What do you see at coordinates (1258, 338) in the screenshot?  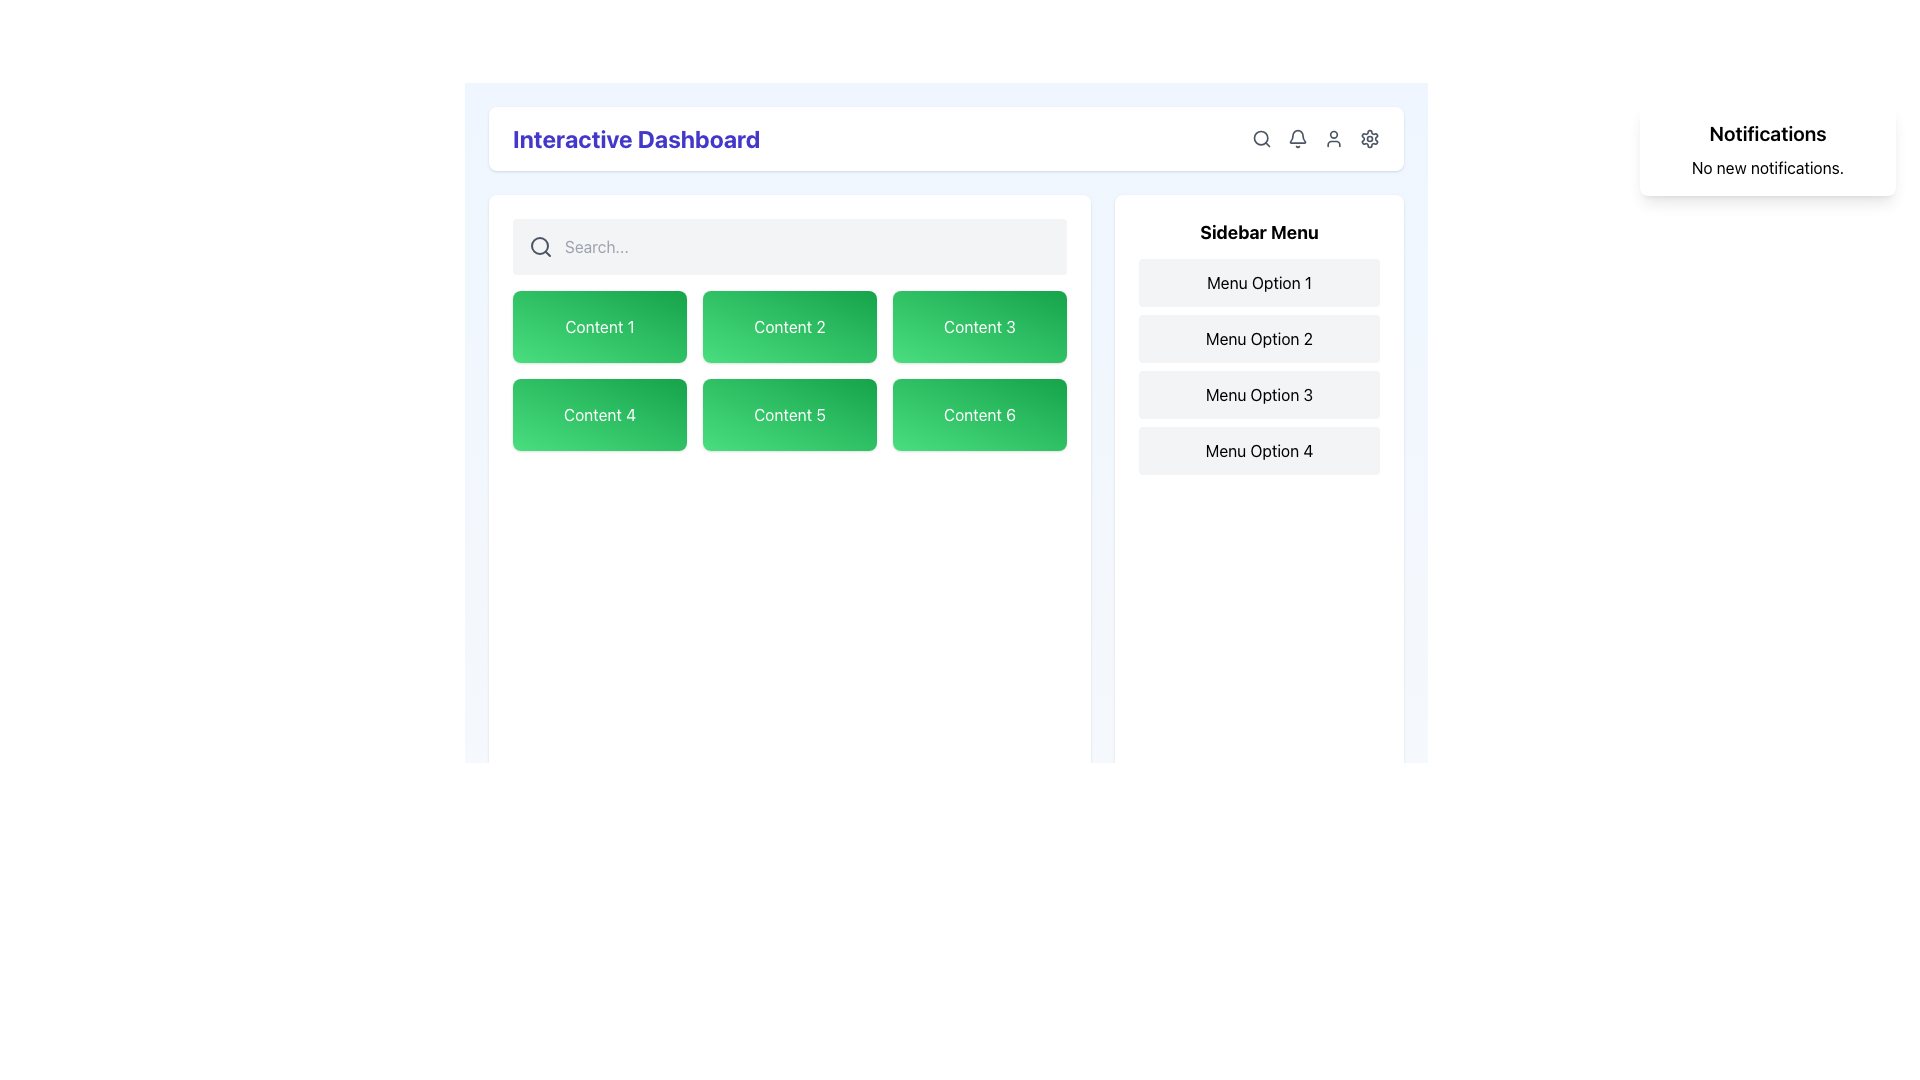 I see `the second button in the 'Sidebar Menu' to observe its hover effects` at bounding box center [1258, 338].